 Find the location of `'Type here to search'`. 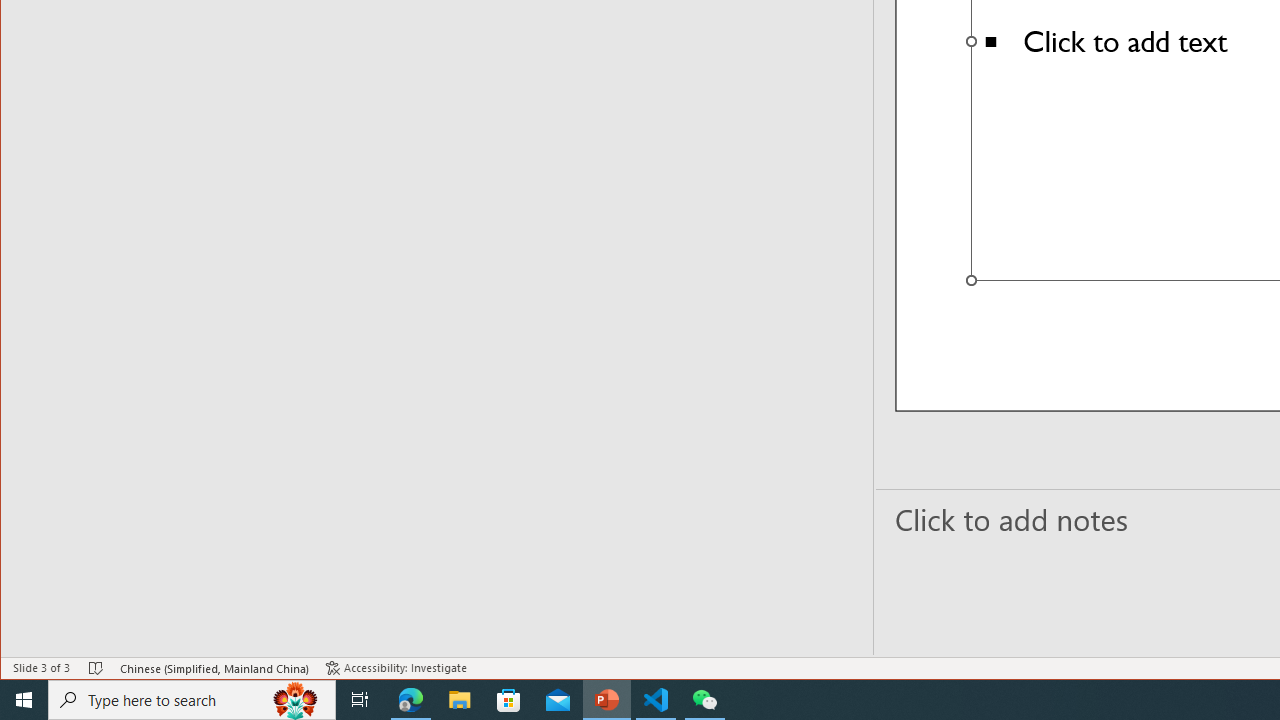

'Type here to search' is located at coordinates (192, 698).